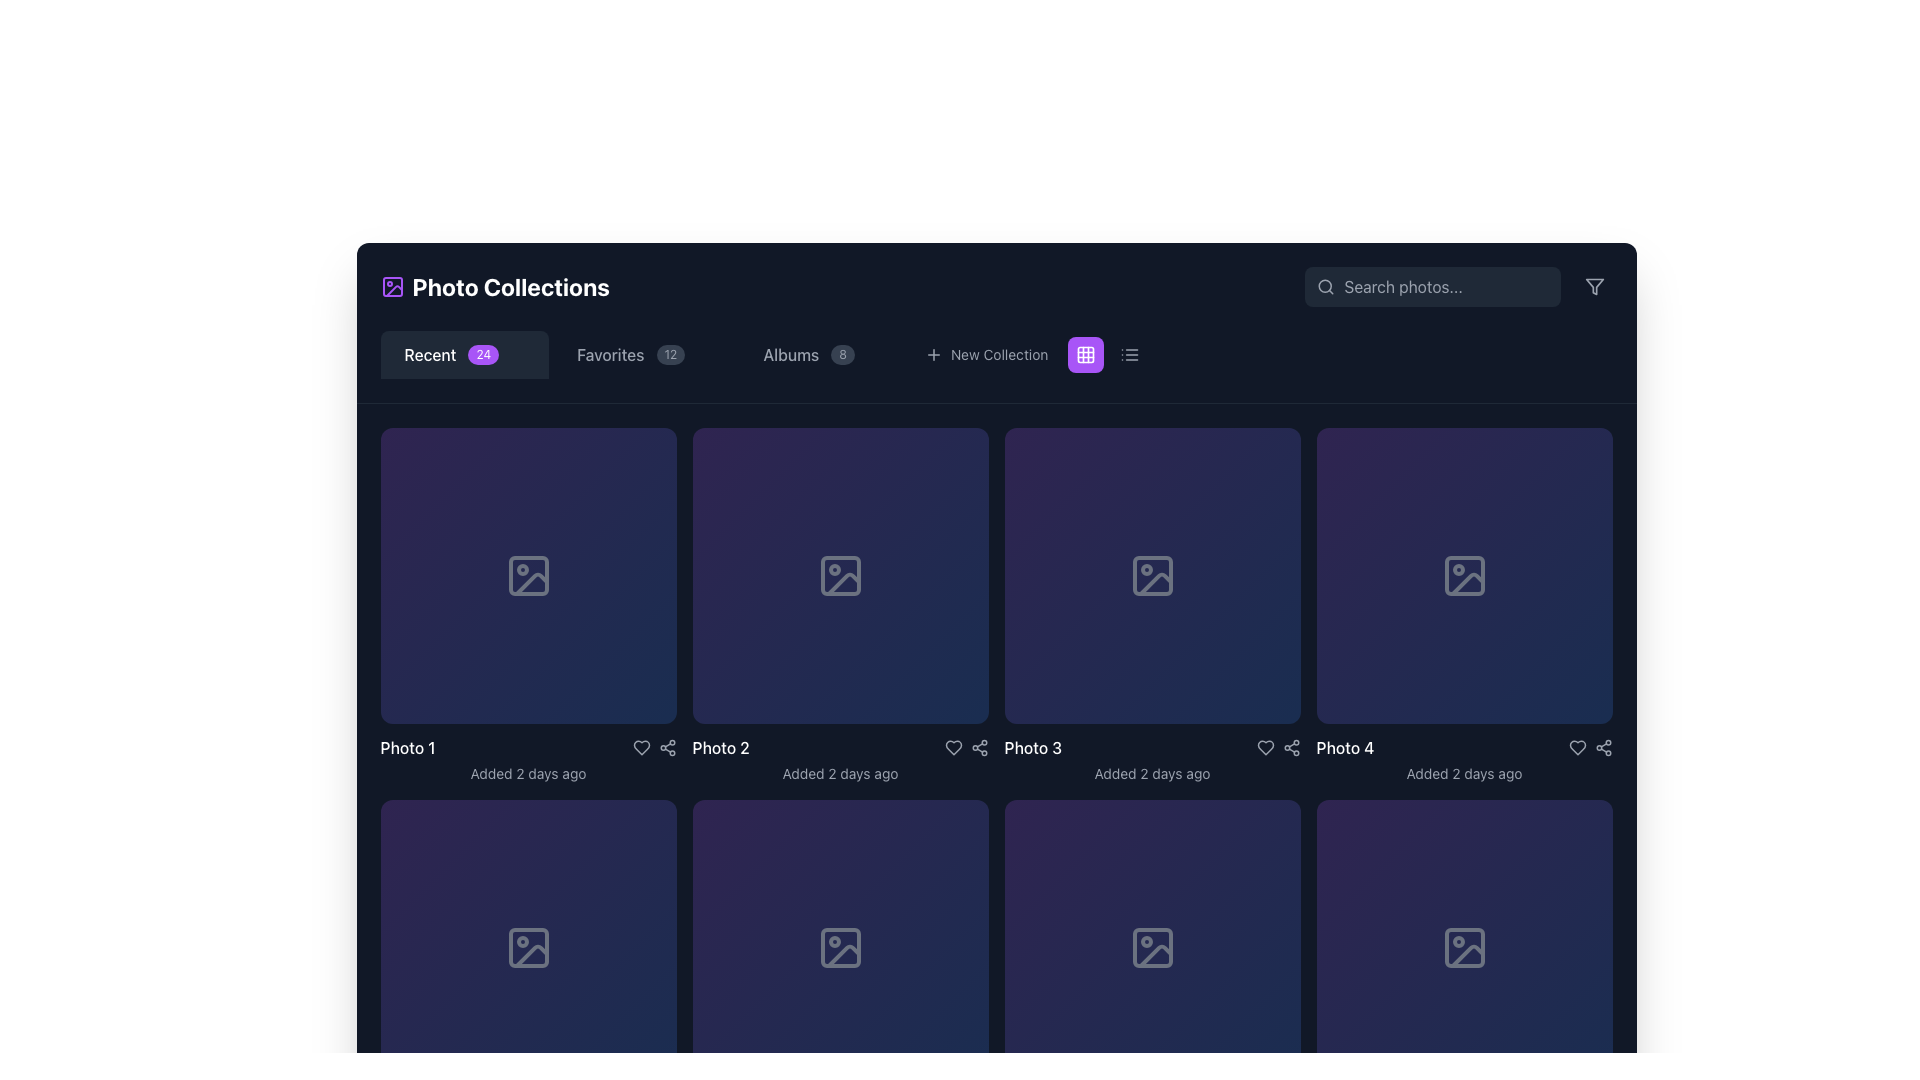 The width and height of the screenshot is (1920, 1080). Describe the element at coordinates (407, 748) in the screenshot. I see `the static text label displaying 'Photo 1' in white, bold font located at the bottom-left of the first photo card` at that location.